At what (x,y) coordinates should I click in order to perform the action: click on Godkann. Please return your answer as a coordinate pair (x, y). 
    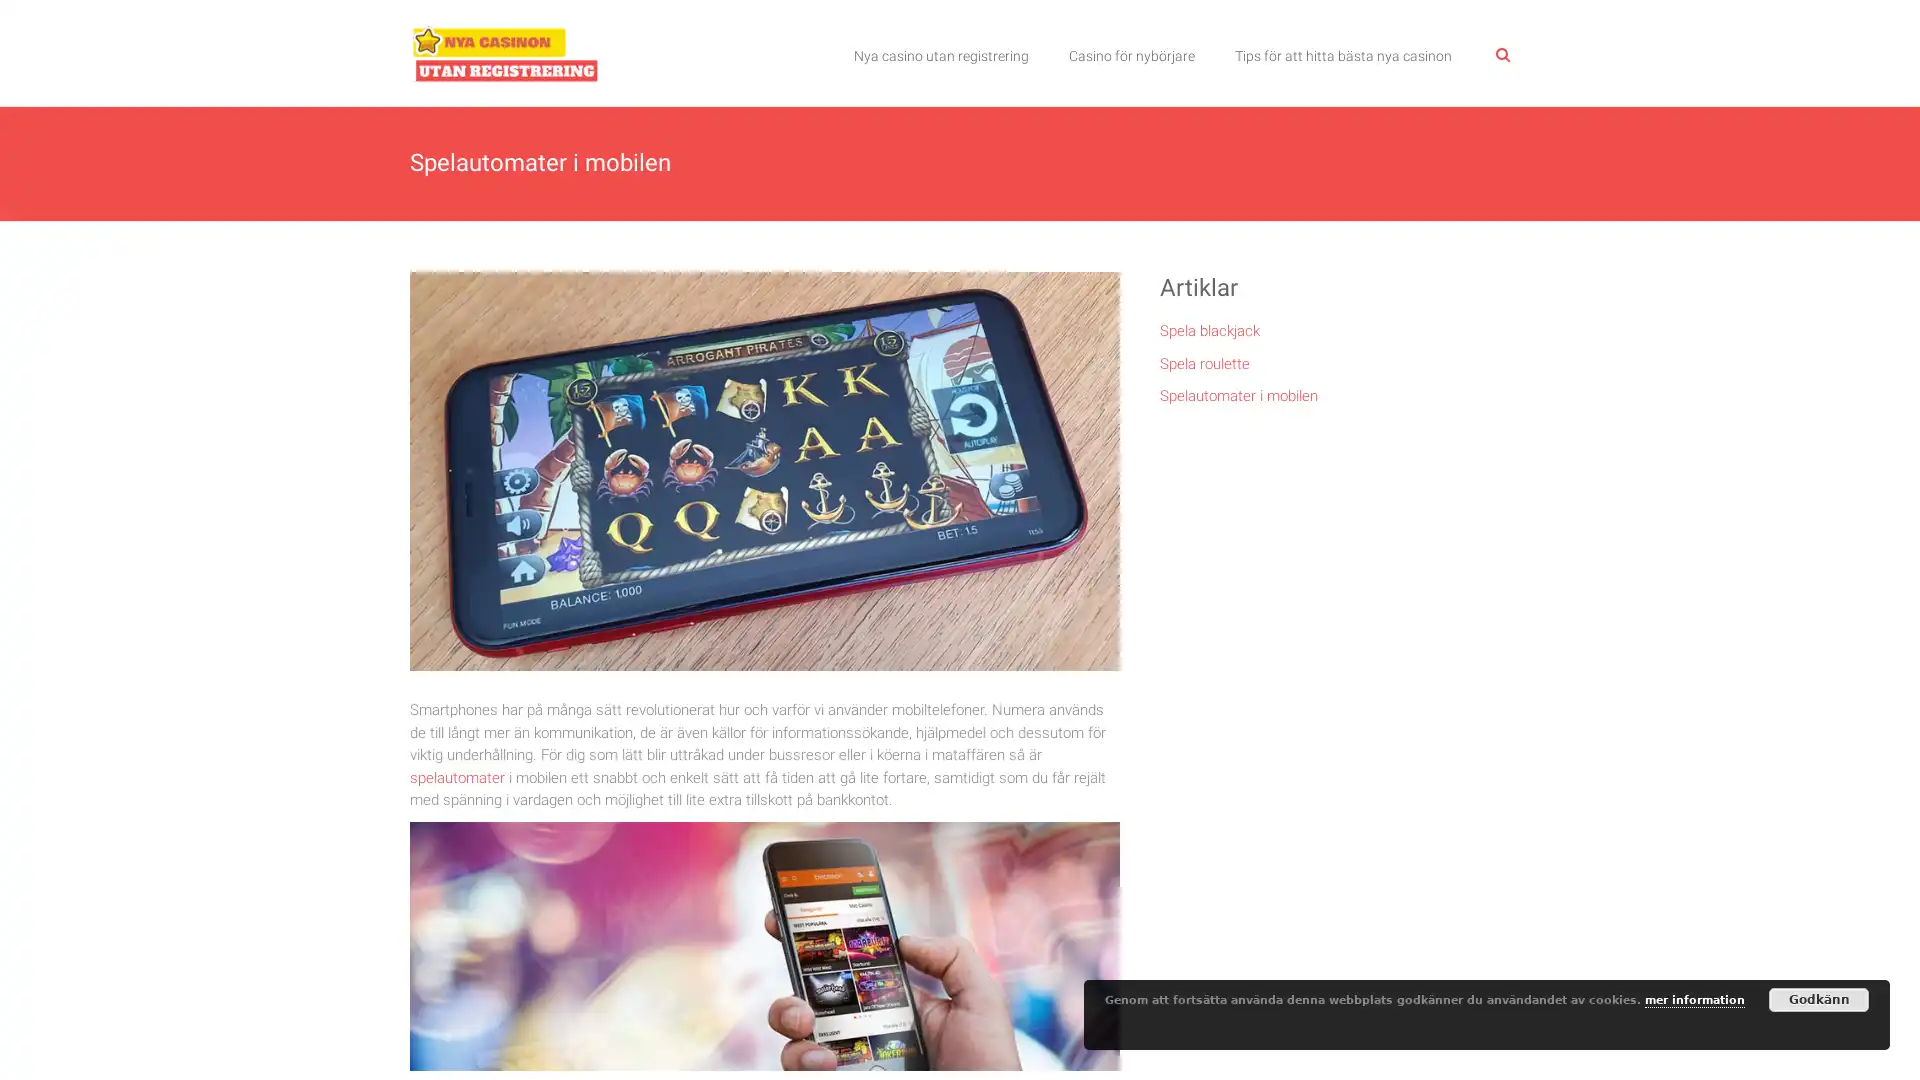
    Looking at the image, I should click on (1819, 999).